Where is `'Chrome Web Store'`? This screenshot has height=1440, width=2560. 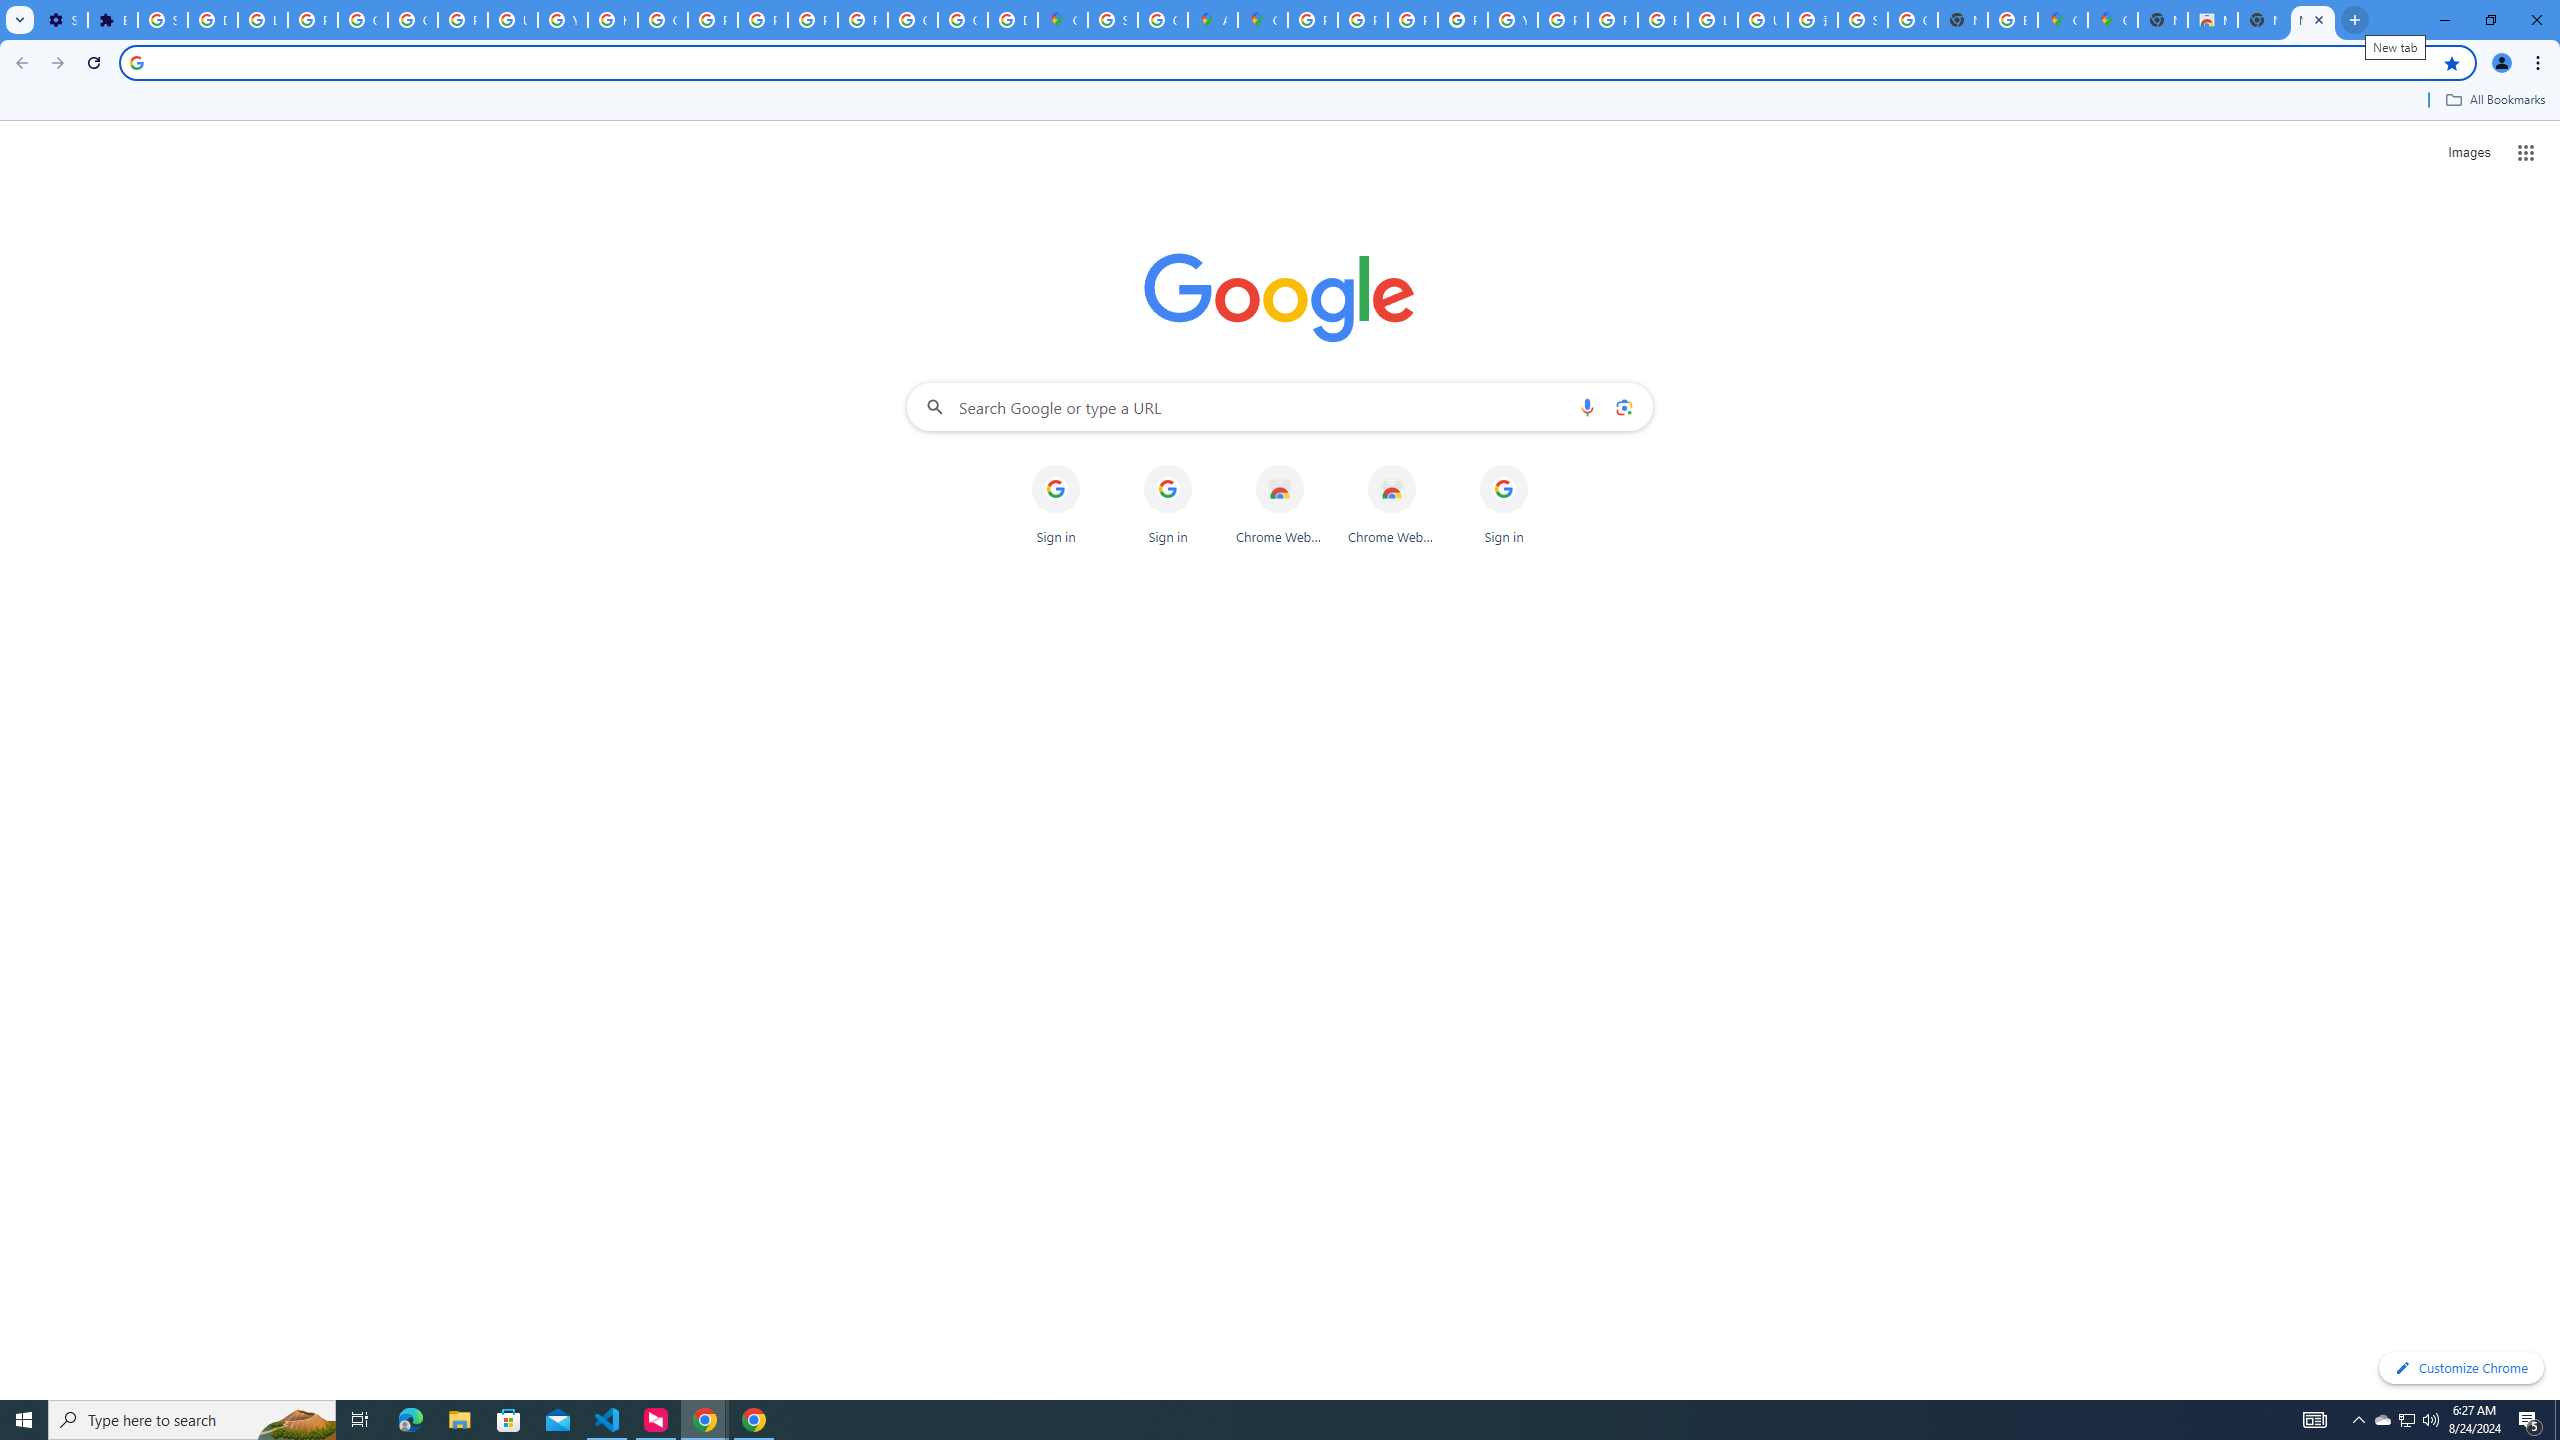
'Chrome Web Store' is located at coordinates (1391, 505).